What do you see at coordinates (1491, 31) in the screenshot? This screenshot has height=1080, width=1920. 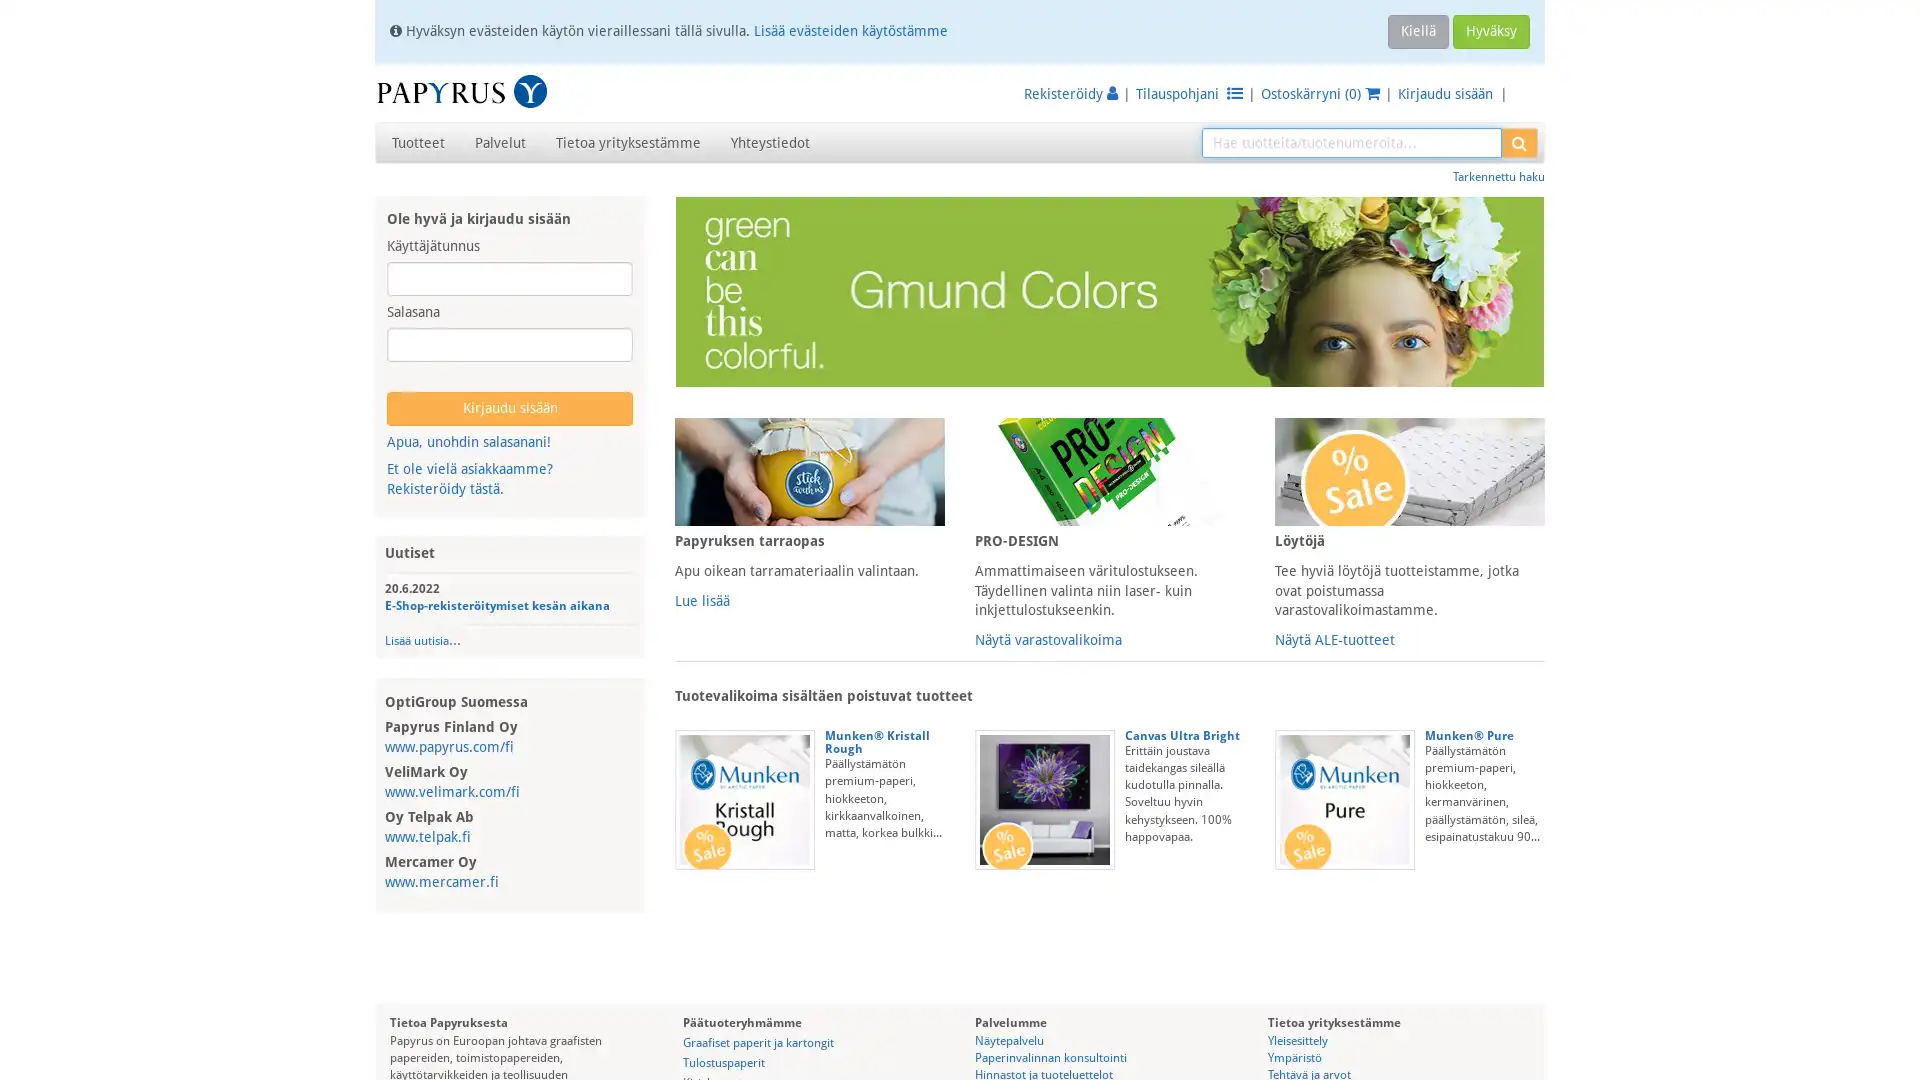 I see `Hyvaksy` at bounding box center [1491, 31].